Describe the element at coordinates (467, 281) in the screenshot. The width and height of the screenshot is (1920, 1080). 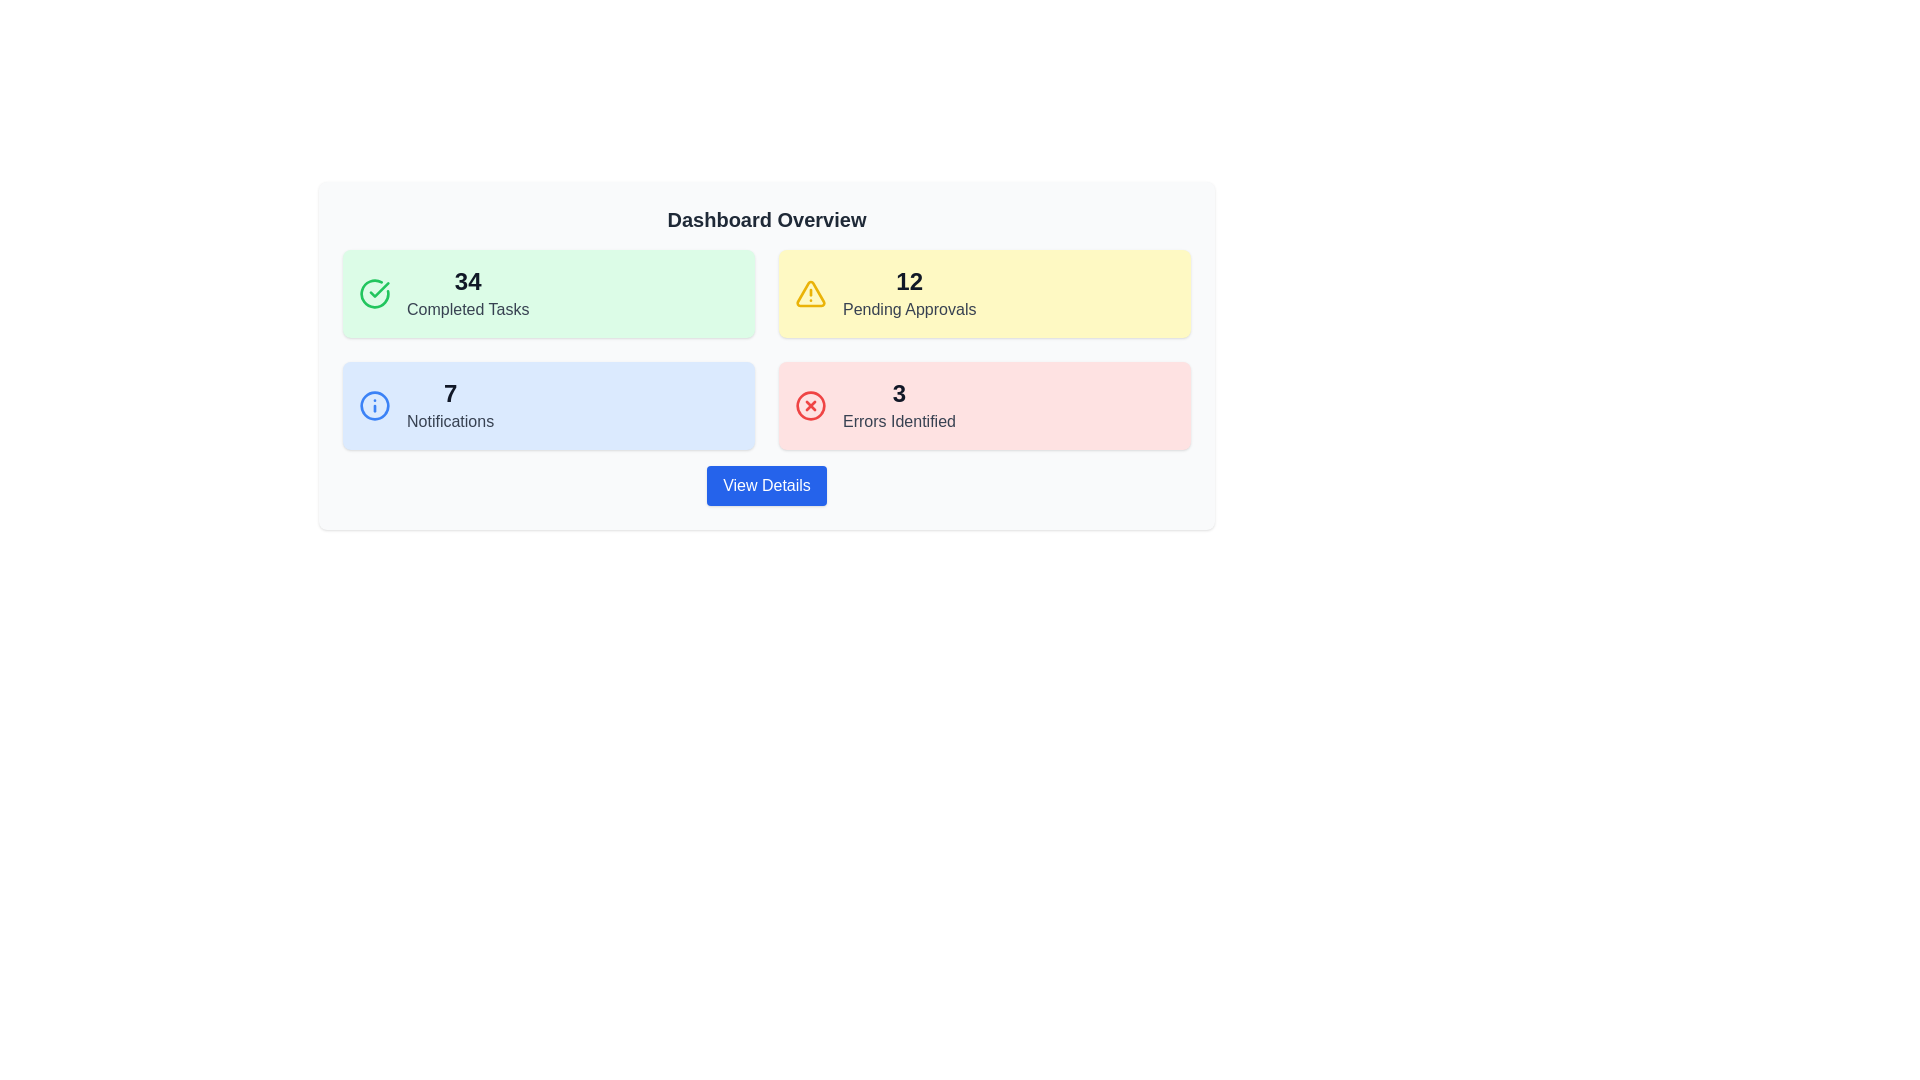
I see `the bold number '34' displayed in black text on the green background card indicating 'Completed Tasks' in the top left corner of the Dashboard Overview section` at that location.